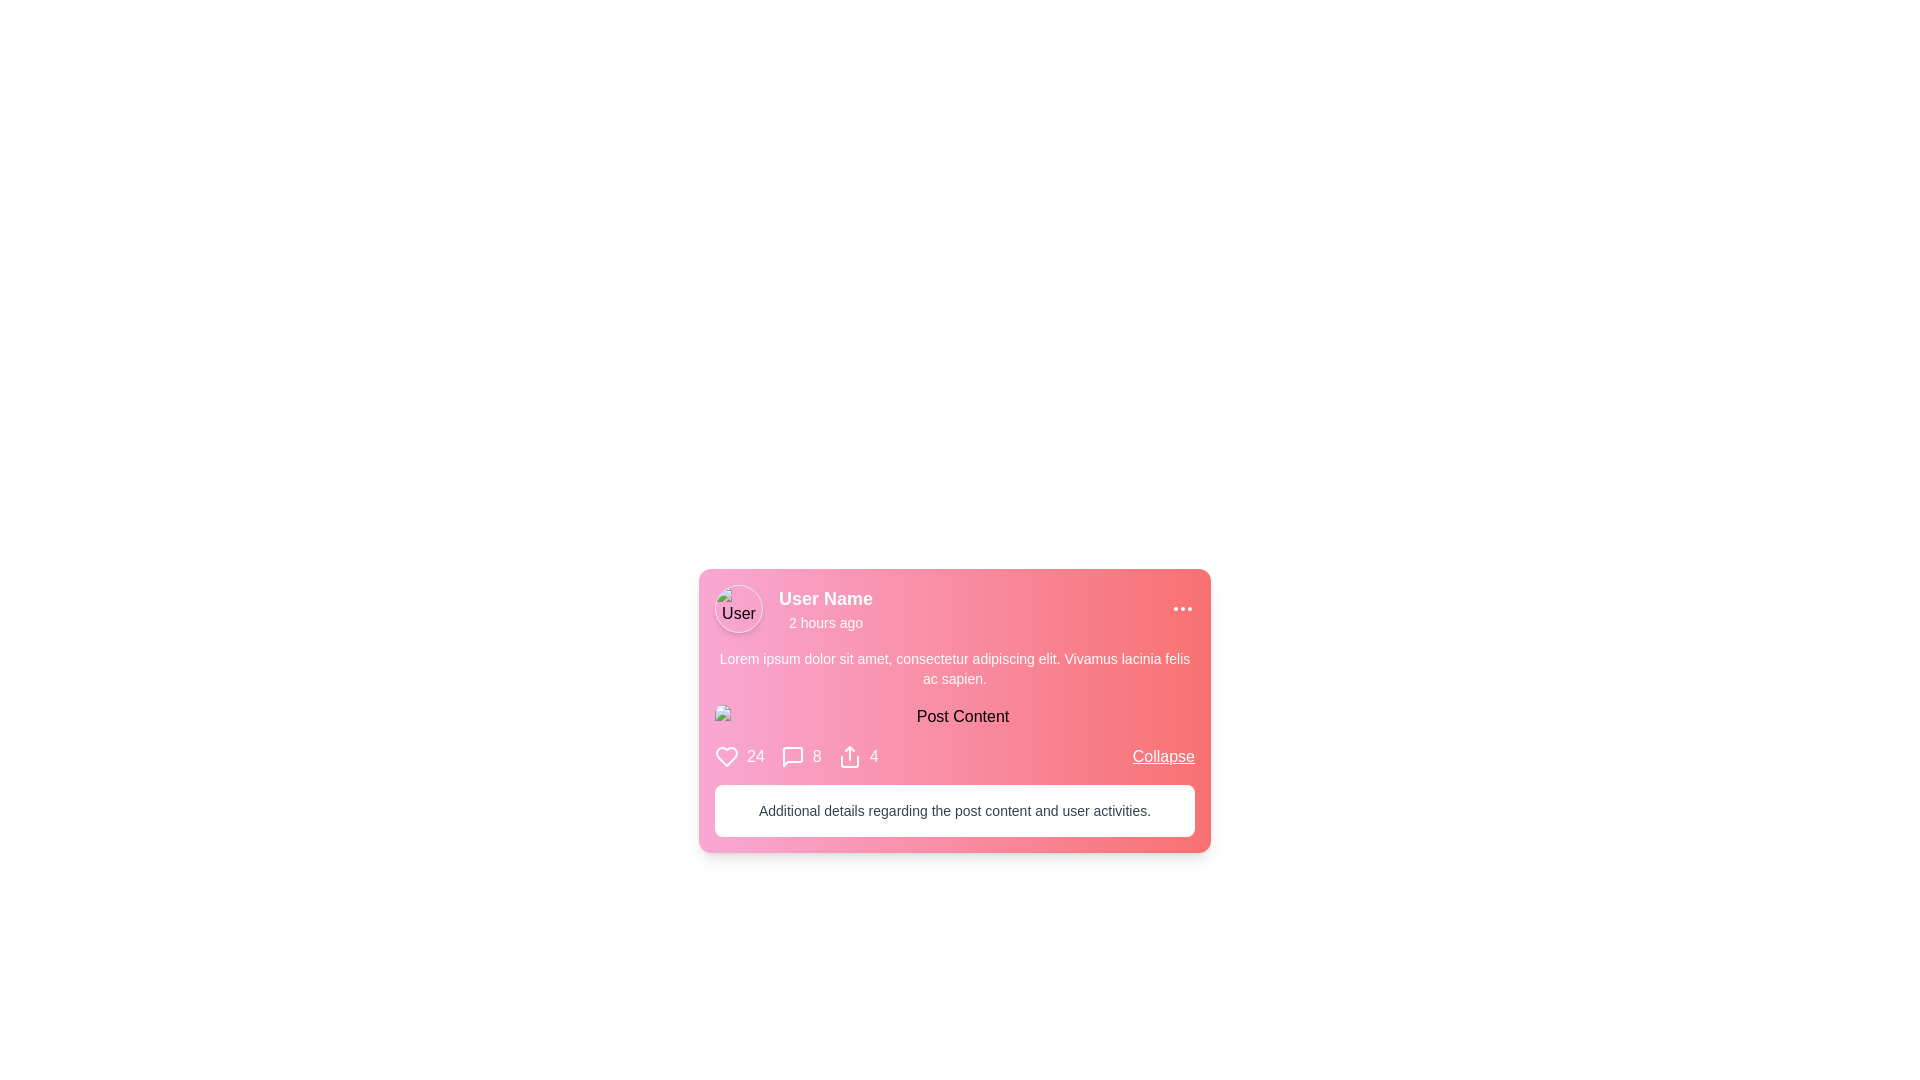  Describe the element at coordinates (825, 597) in the screenshot. I see `the 'User Name' text label, which is displayed in bold white font against a pink gradient background, positioned at the top-left of a card layout, above the '2 hours ago' text` at that location.